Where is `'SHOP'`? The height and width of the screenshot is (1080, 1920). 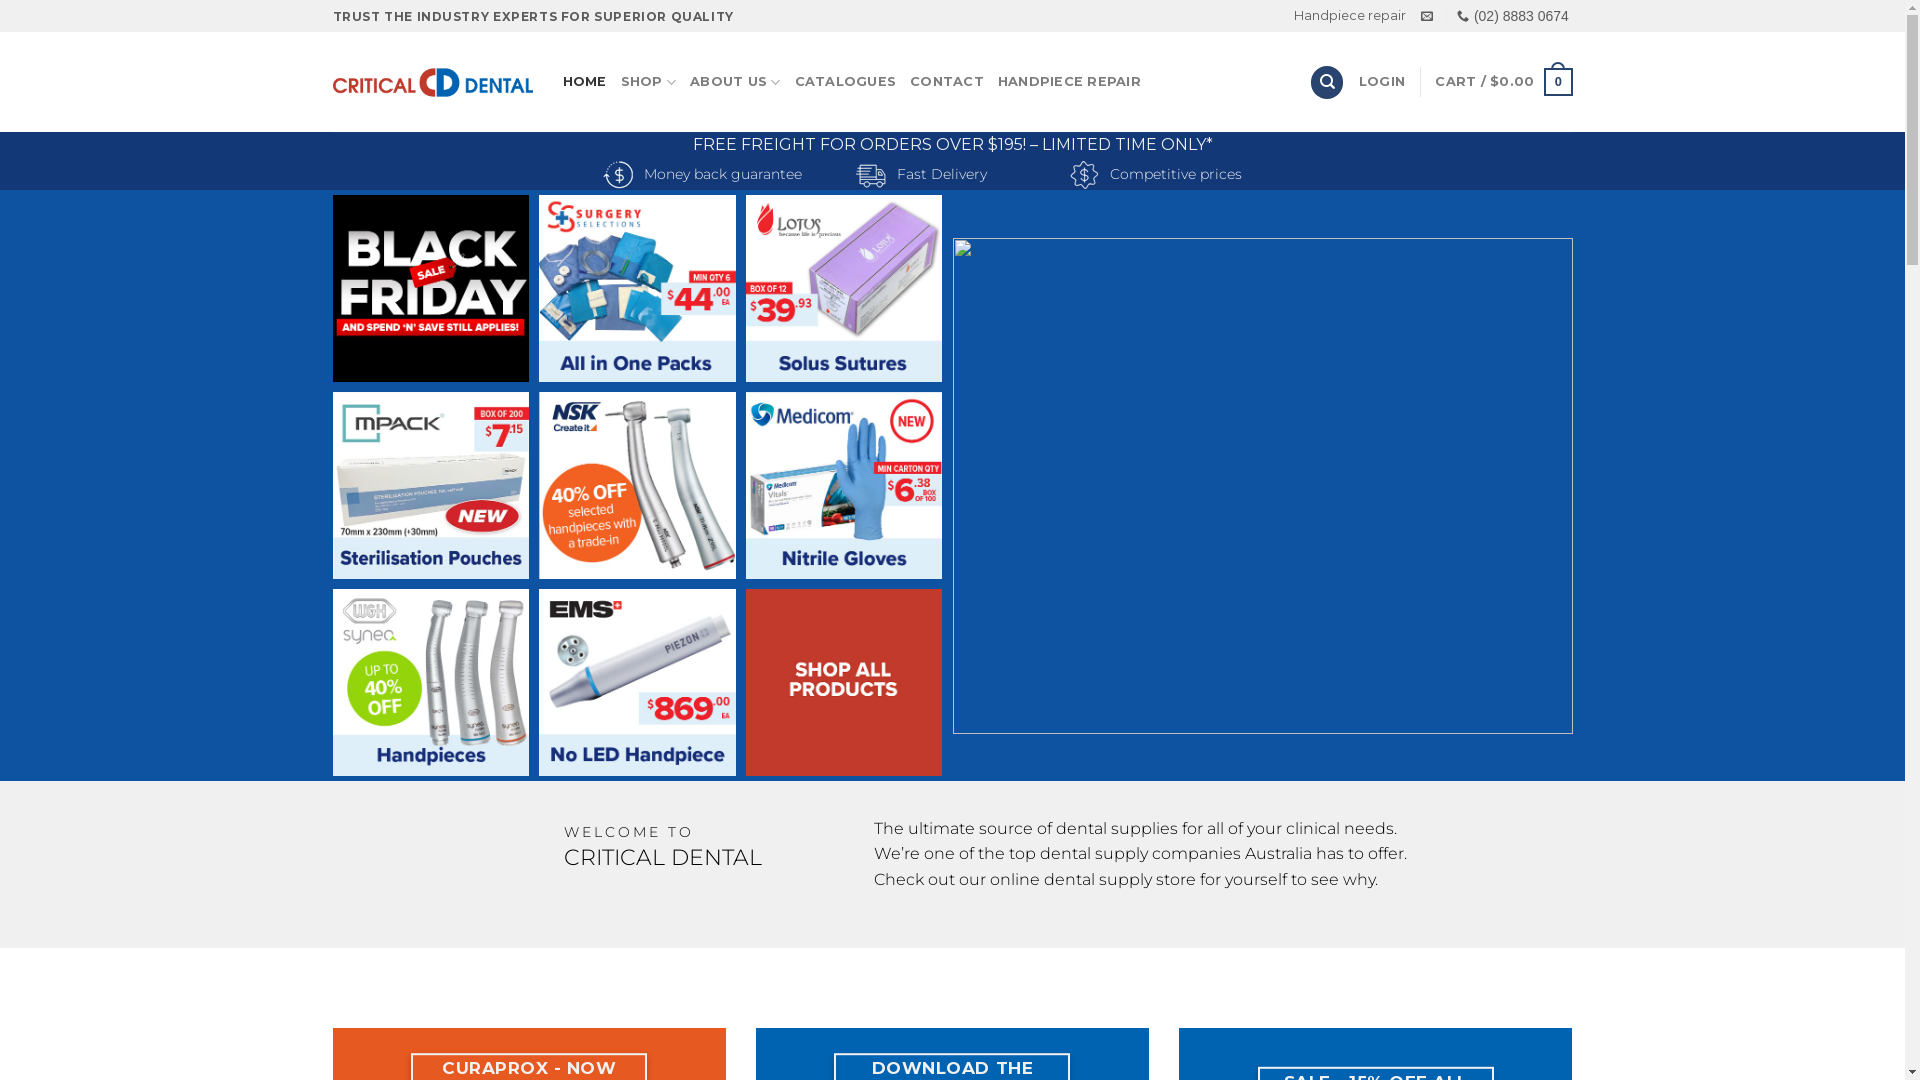
'SHOP' is located at coordinates (619, 81).